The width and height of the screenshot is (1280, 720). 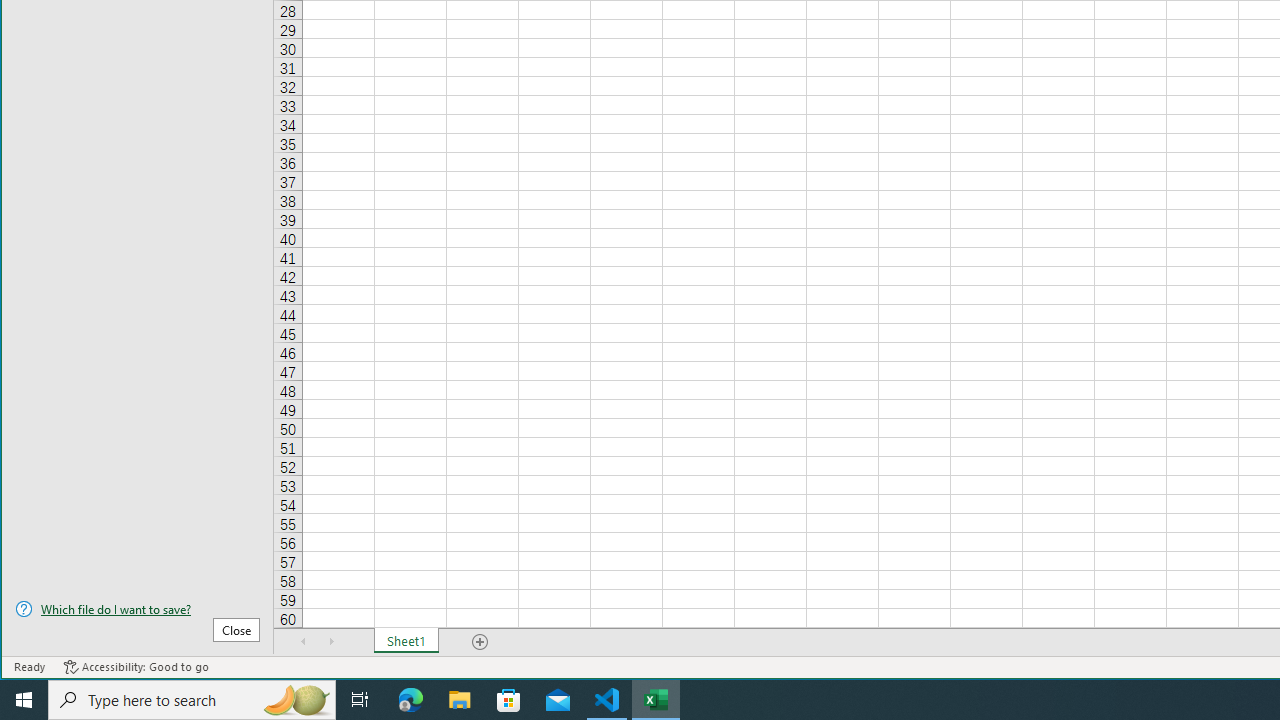 What do you see at coordinates (509, 698) in the screenshot?
I see `'Microsoft Store'` at bounding box center [509, 698].